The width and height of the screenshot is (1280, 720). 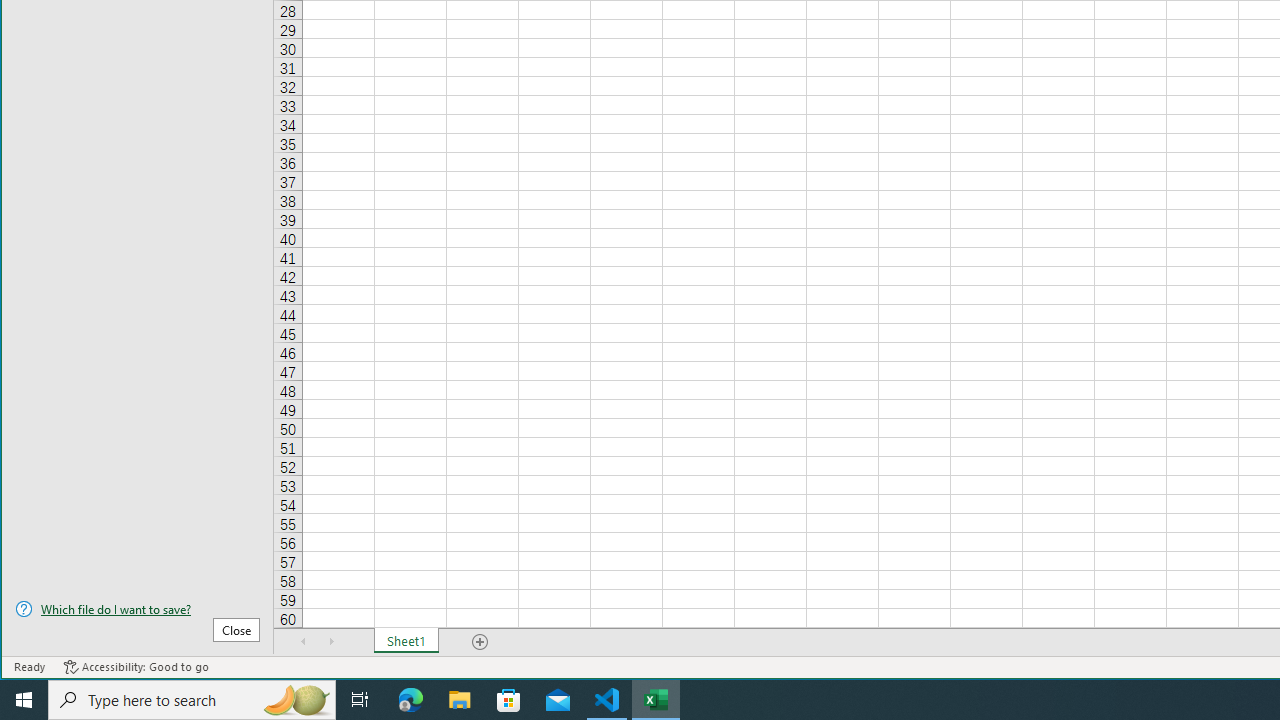 What do you see at coordinates (509, 698) in the screenshot?
I see `'Microsoft Store'` at bounding box center [509, 698].